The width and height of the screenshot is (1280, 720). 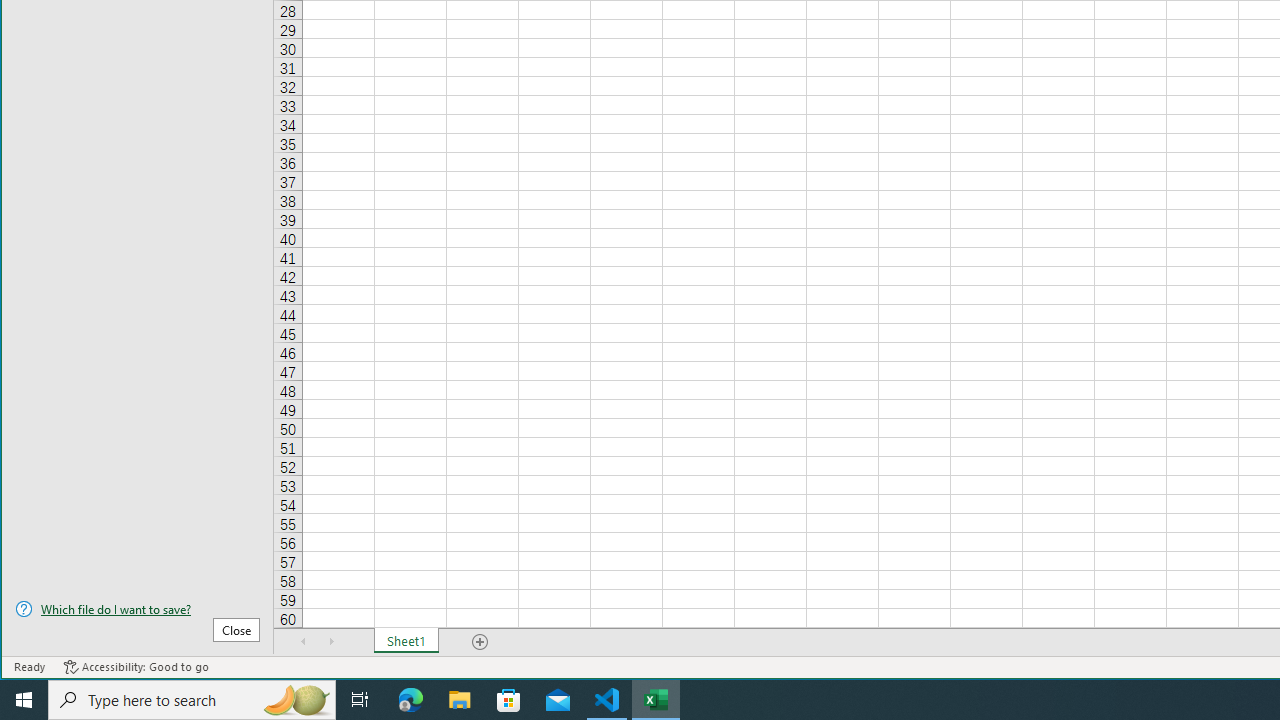 What do you see at coordinates (509, 698) in the screenshot?
I see `'Microsoft Store'` at bounding box center [509, 698].